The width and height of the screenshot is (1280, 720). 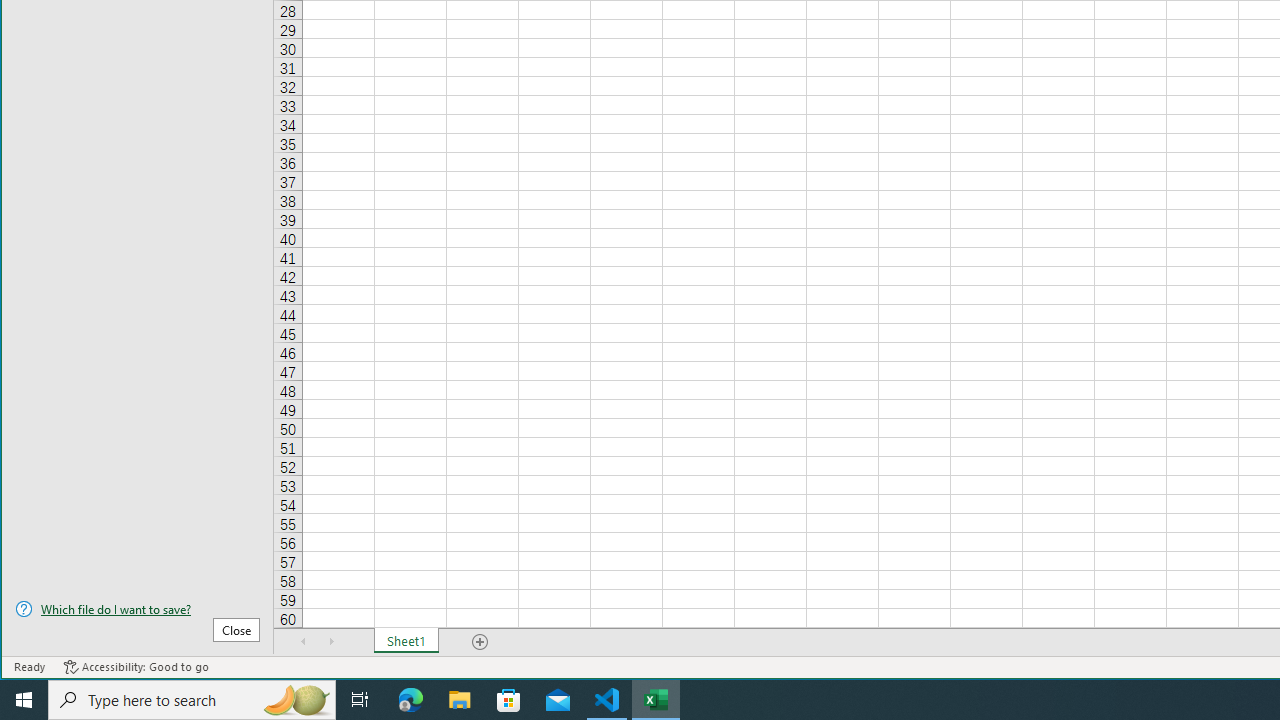 What do you see at coordinates (509, 698) in the screenshot?
I see `'Microsoft Store'` at bounding box center [509, 698].